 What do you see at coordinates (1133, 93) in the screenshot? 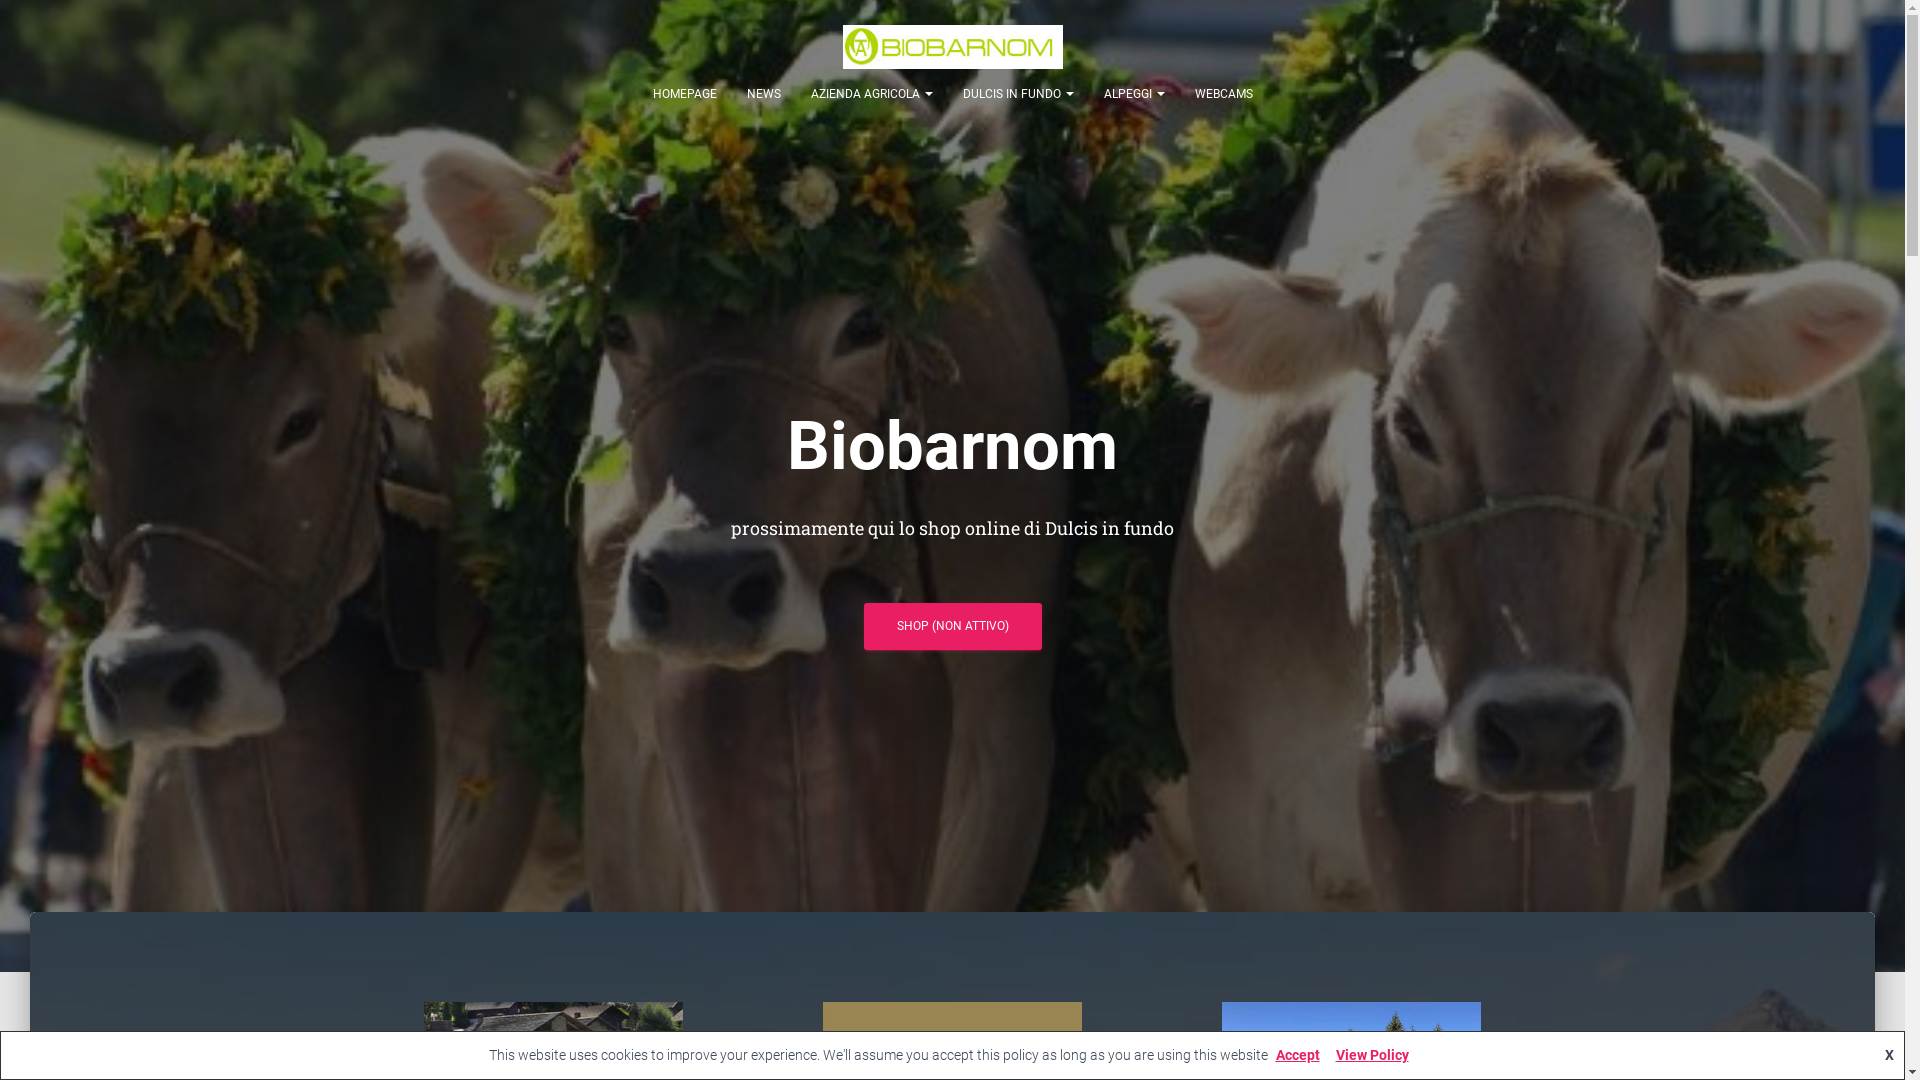
I see `'ALPEGGI'` at bounding box center [1133, 93].